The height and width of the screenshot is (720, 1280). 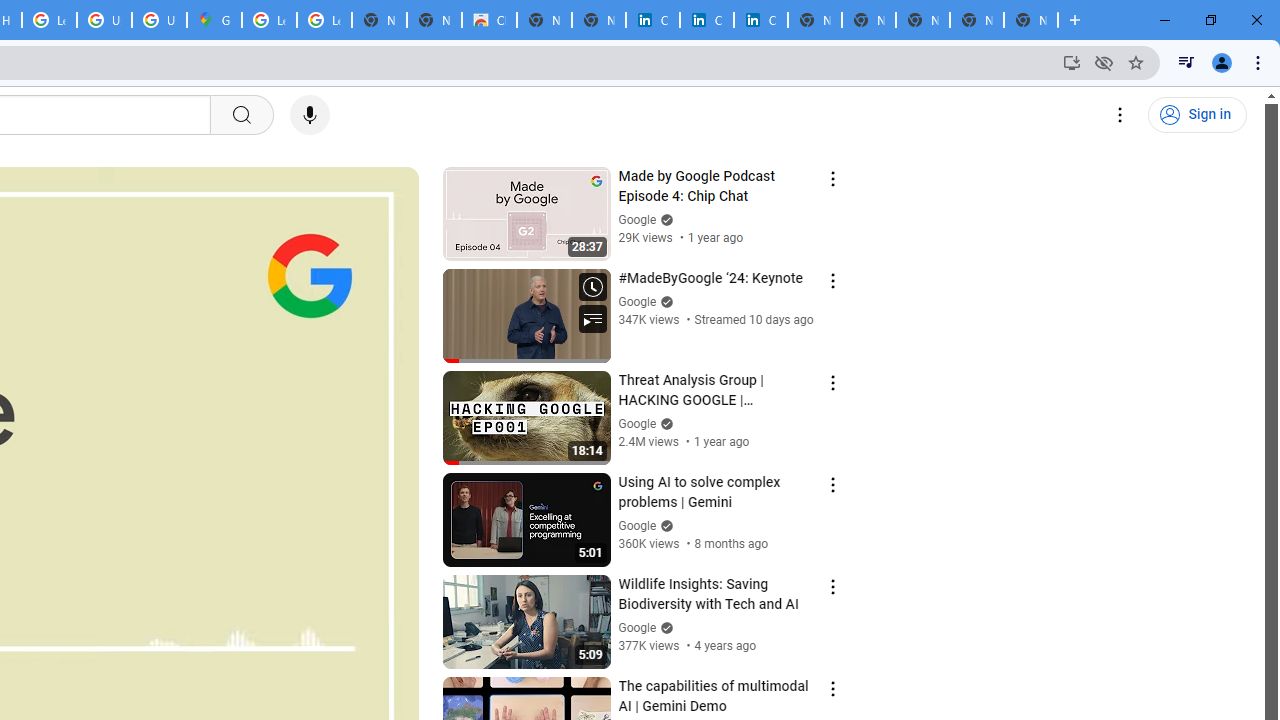 I want to click on 'Cookie Policy | LinkedIn', so click(x=652, y=20).